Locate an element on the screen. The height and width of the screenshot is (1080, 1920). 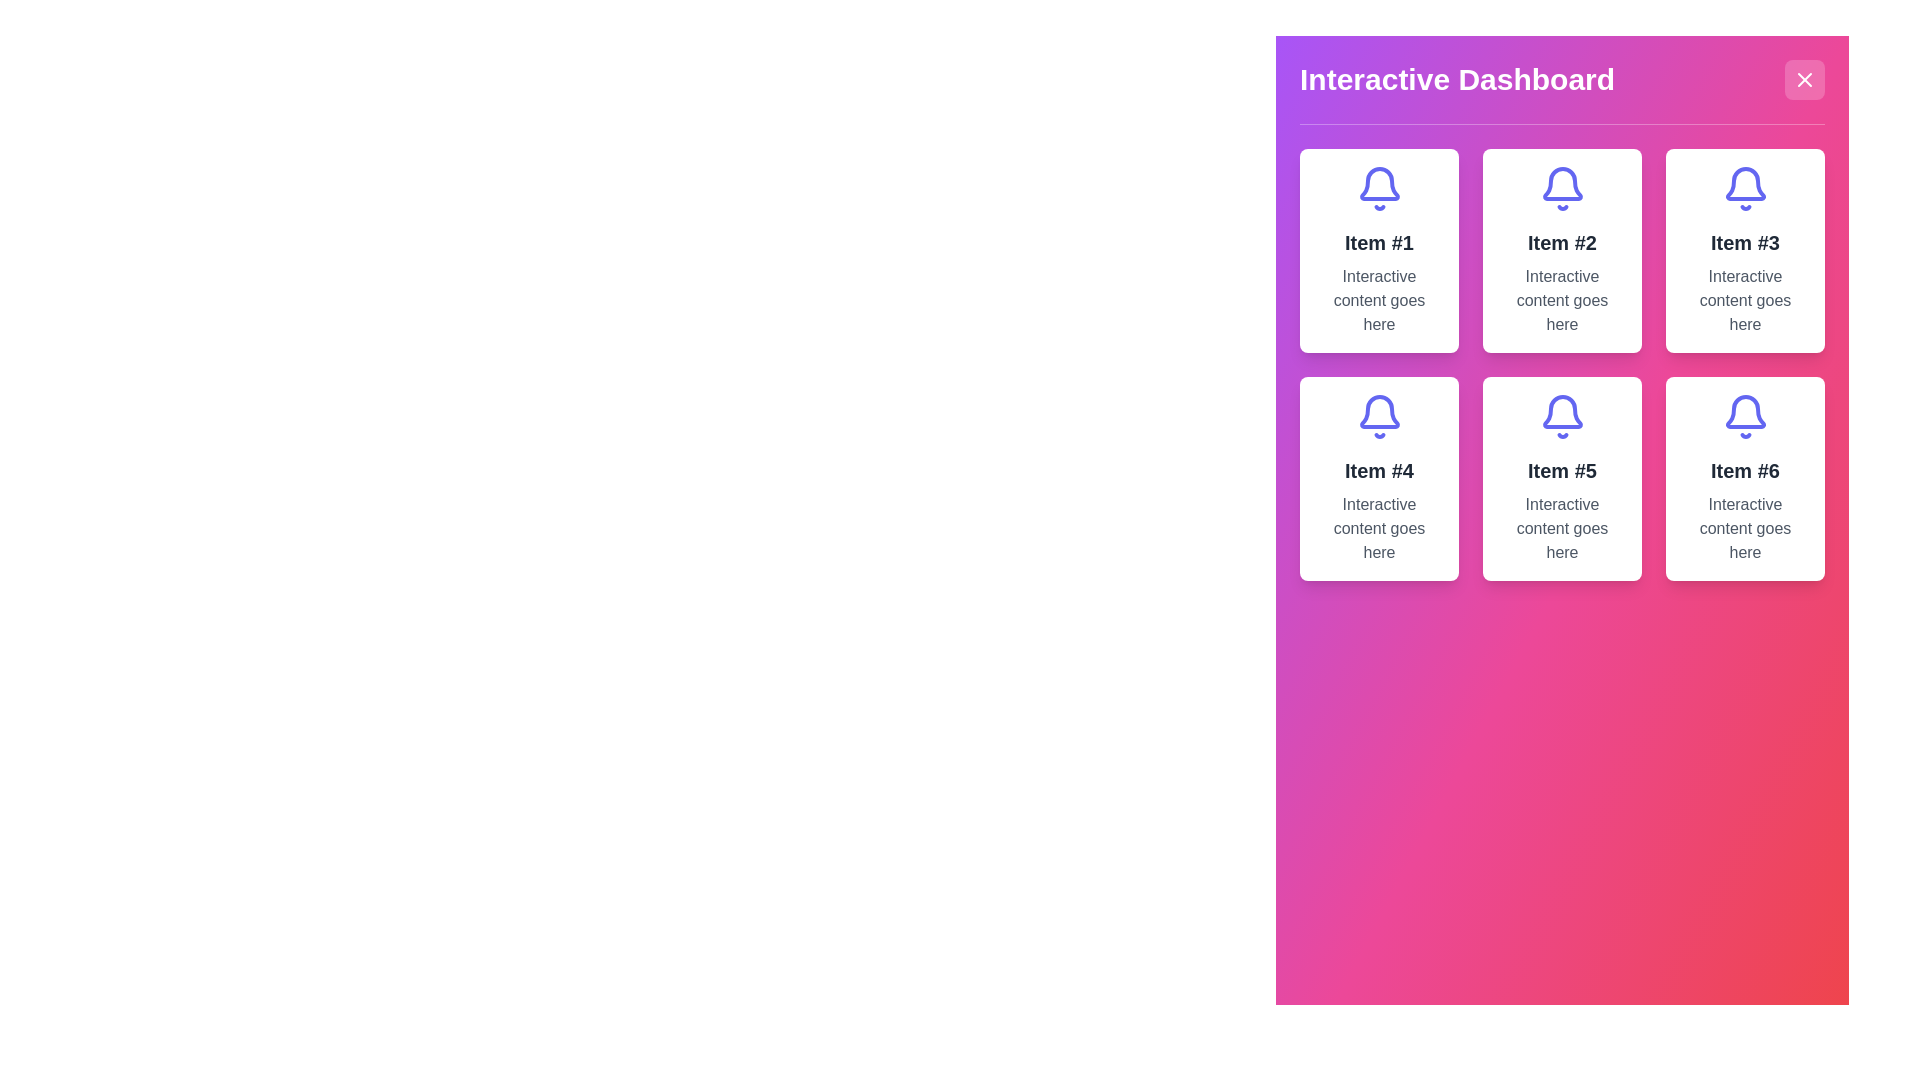
the third card in the top row of the grid interface, positioned to the right of 'Item #2' and above 'Item #6' is located at coordinates (1744, 249).